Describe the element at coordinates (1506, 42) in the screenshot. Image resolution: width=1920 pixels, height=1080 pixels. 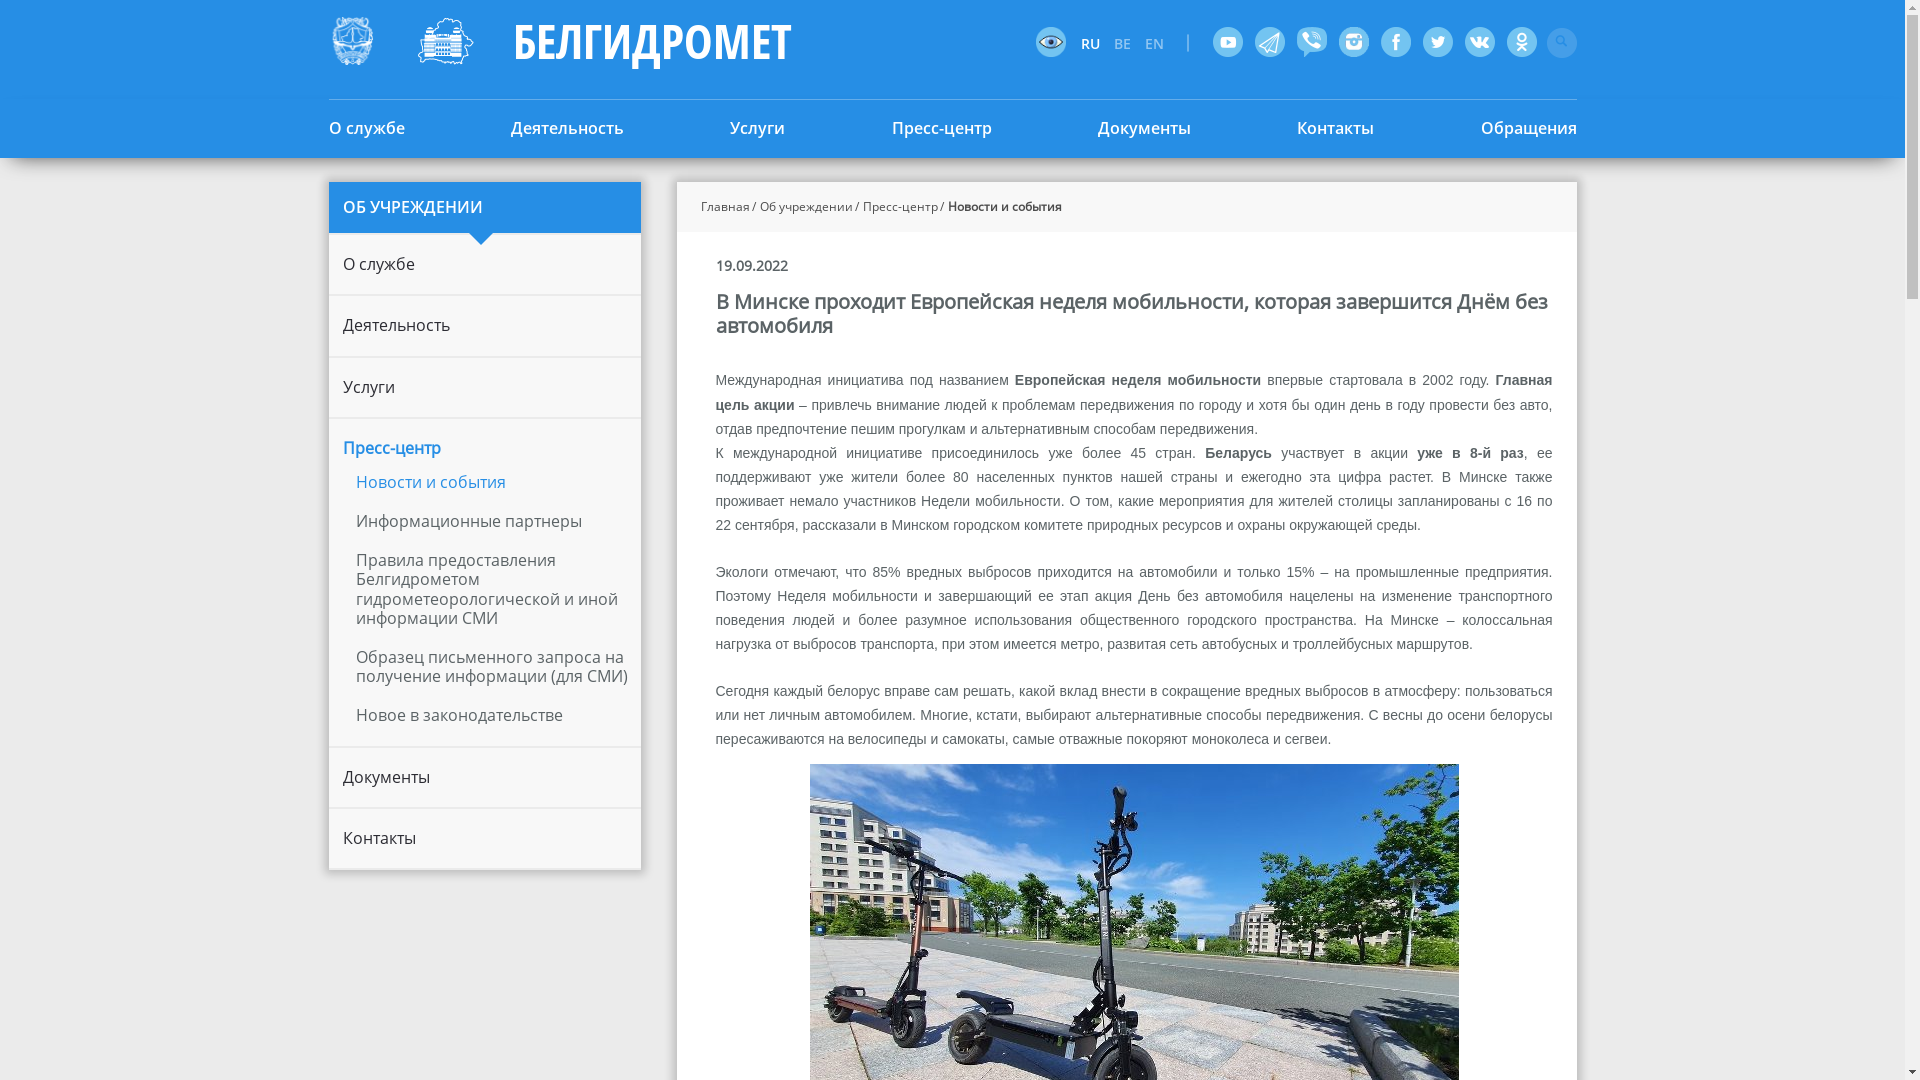
I see `'ok.ru'` at that location.